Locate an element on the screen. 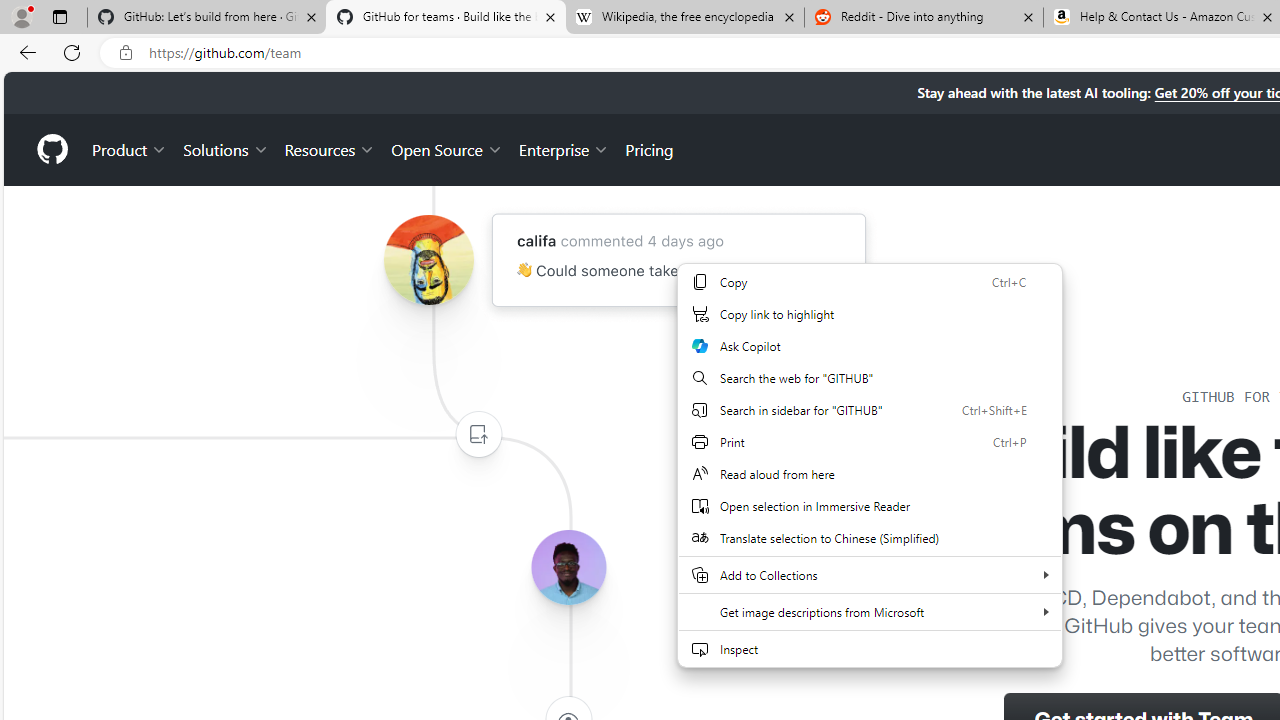 The width and height of the screenshot is (1280, 720). 'Wikipedia, the free encyclopedia' is located at coordinates (684, 17).